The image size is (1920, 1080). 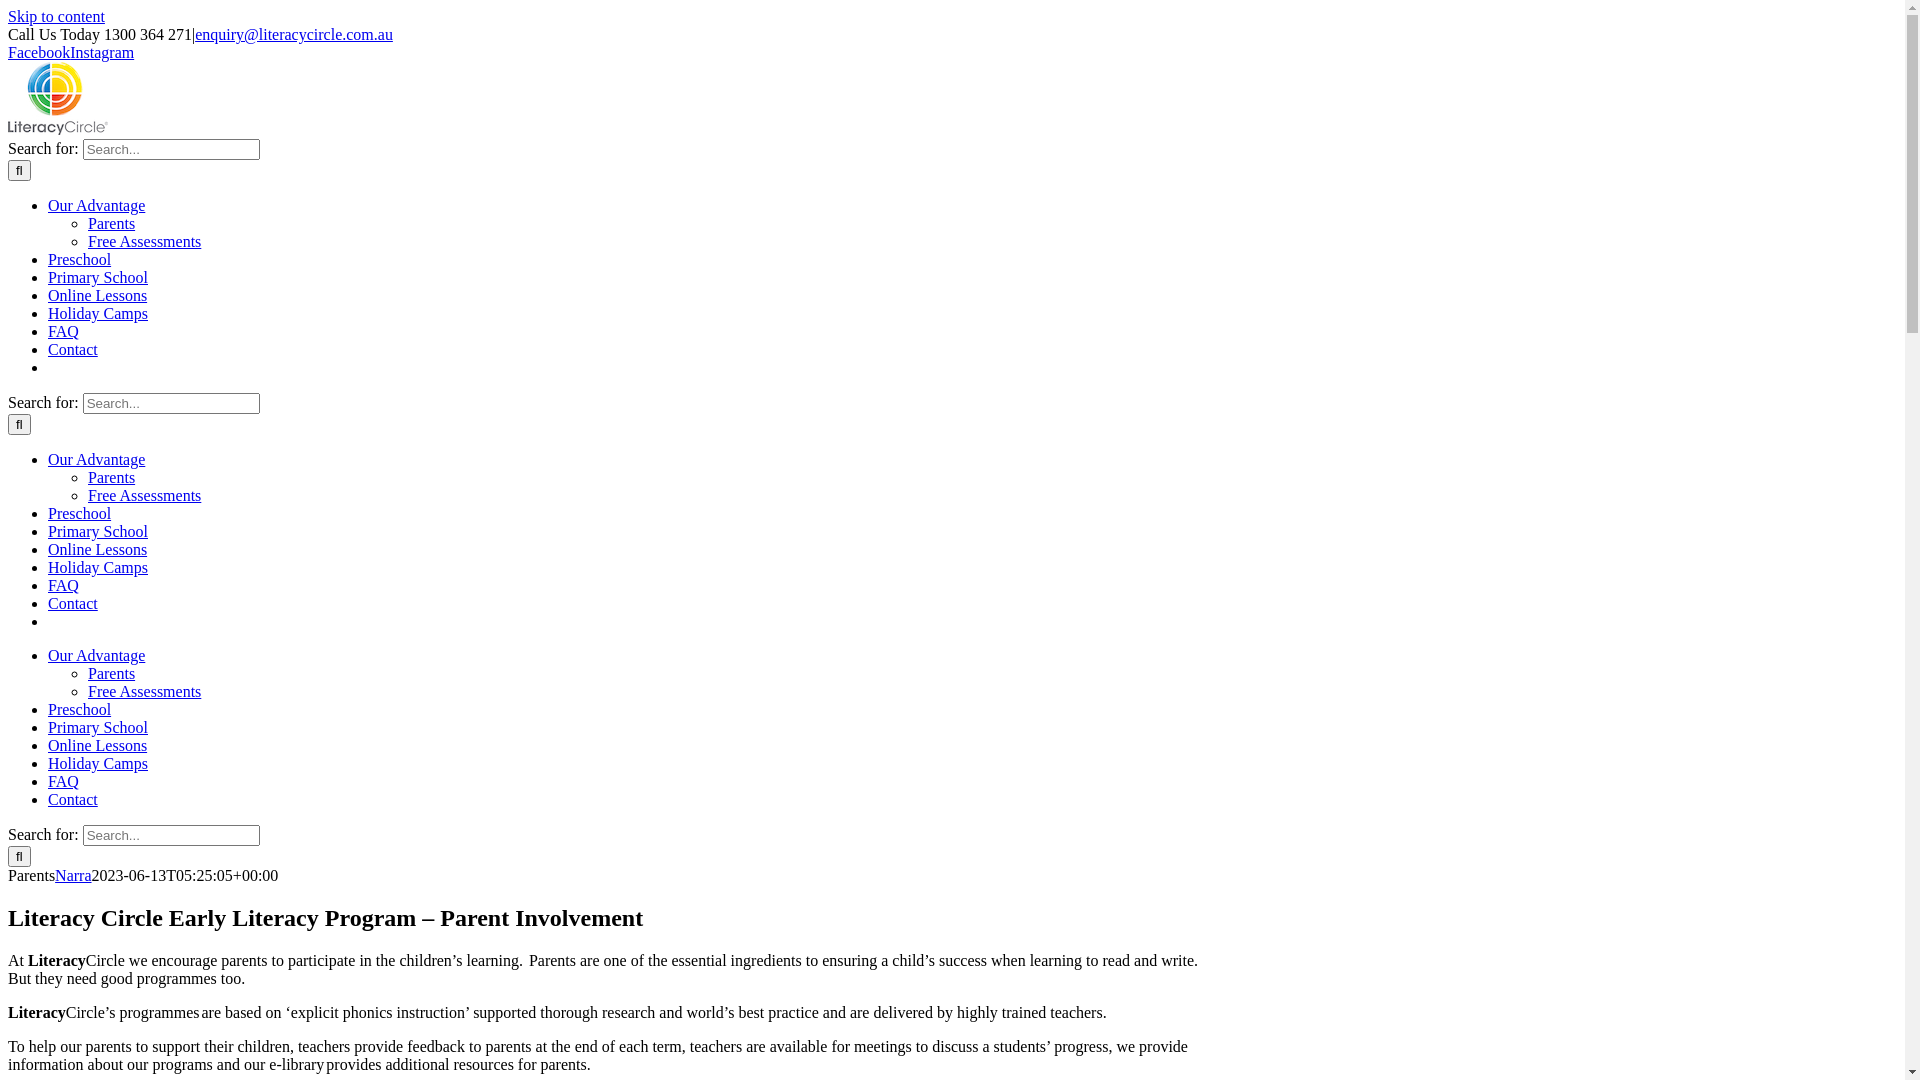 What do you see at coordinates (8, 51) in the screenshot?
I see `'Facebook'` at bounding box center [8, 51].